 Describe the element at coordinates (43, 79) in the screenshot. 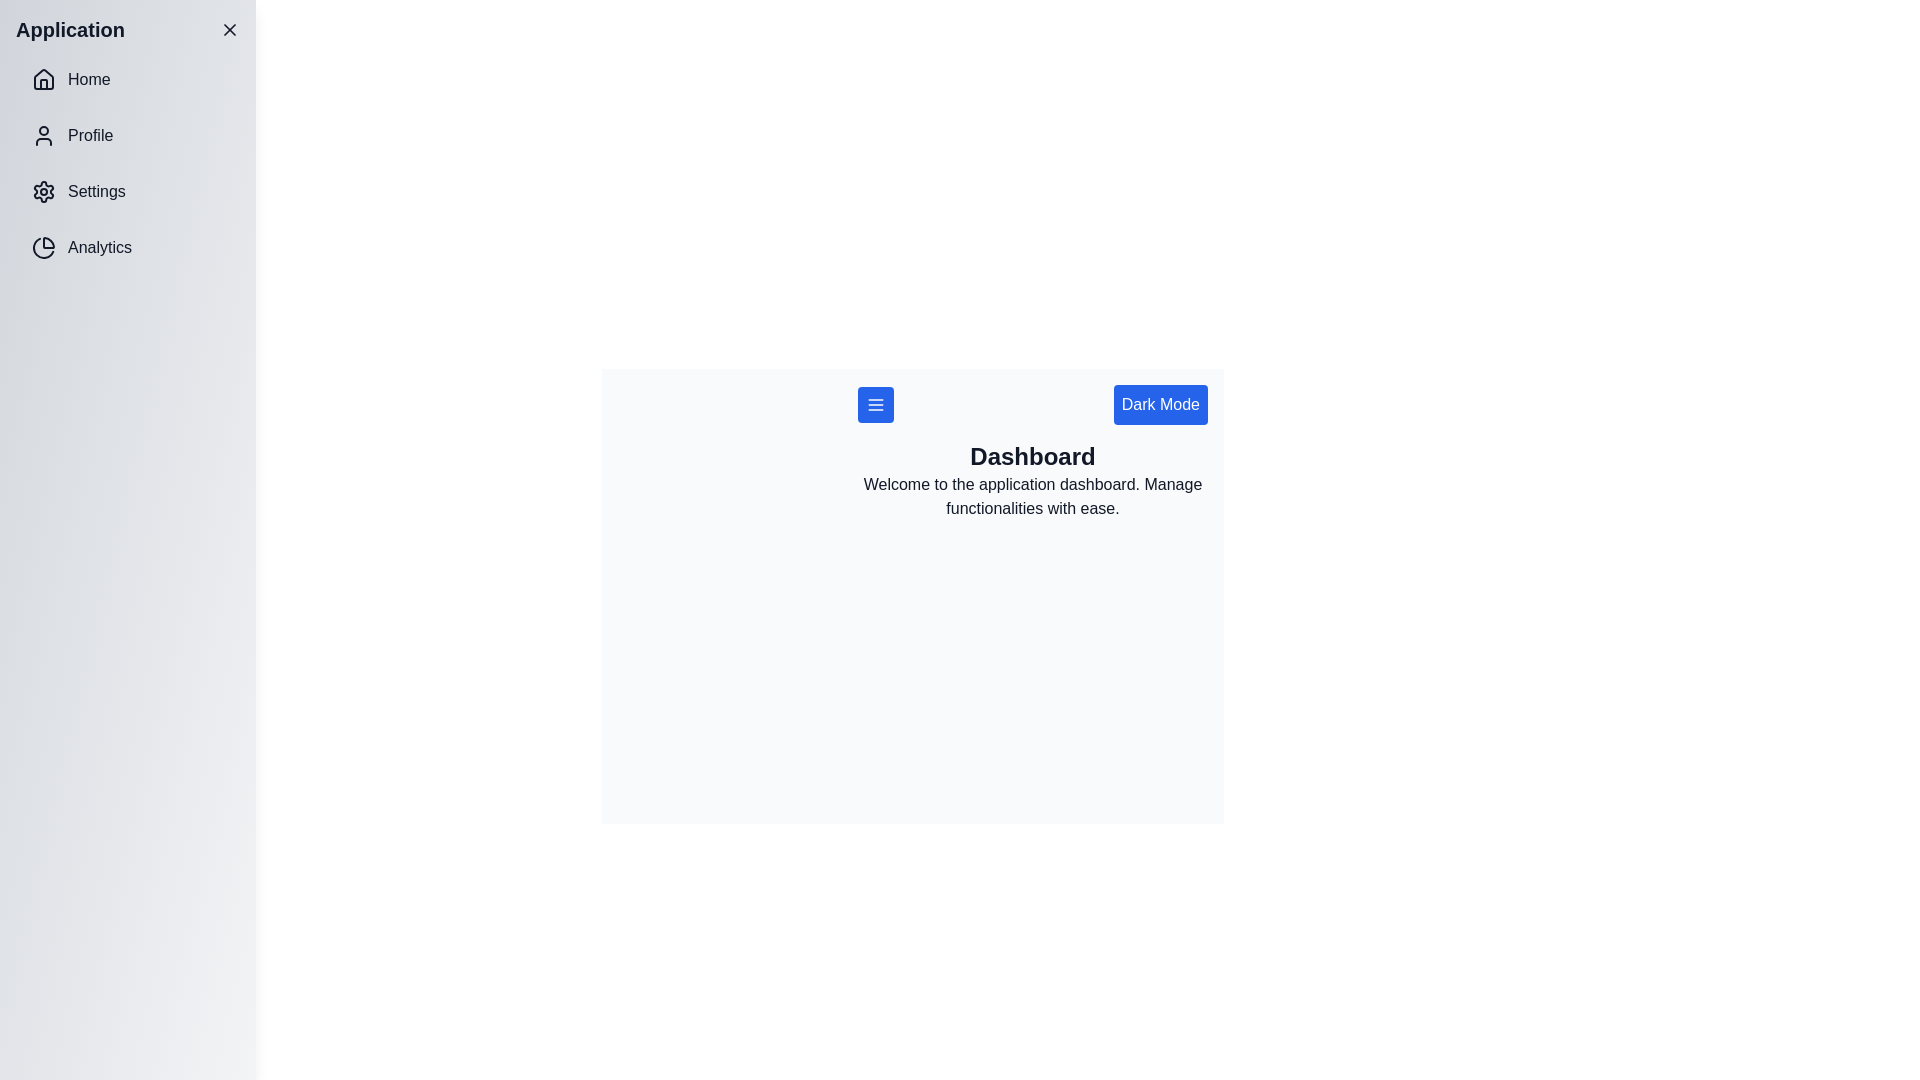

I see `the 'Home' icon located at the top of the vertical navigation bar on the left side of the application` at that location.